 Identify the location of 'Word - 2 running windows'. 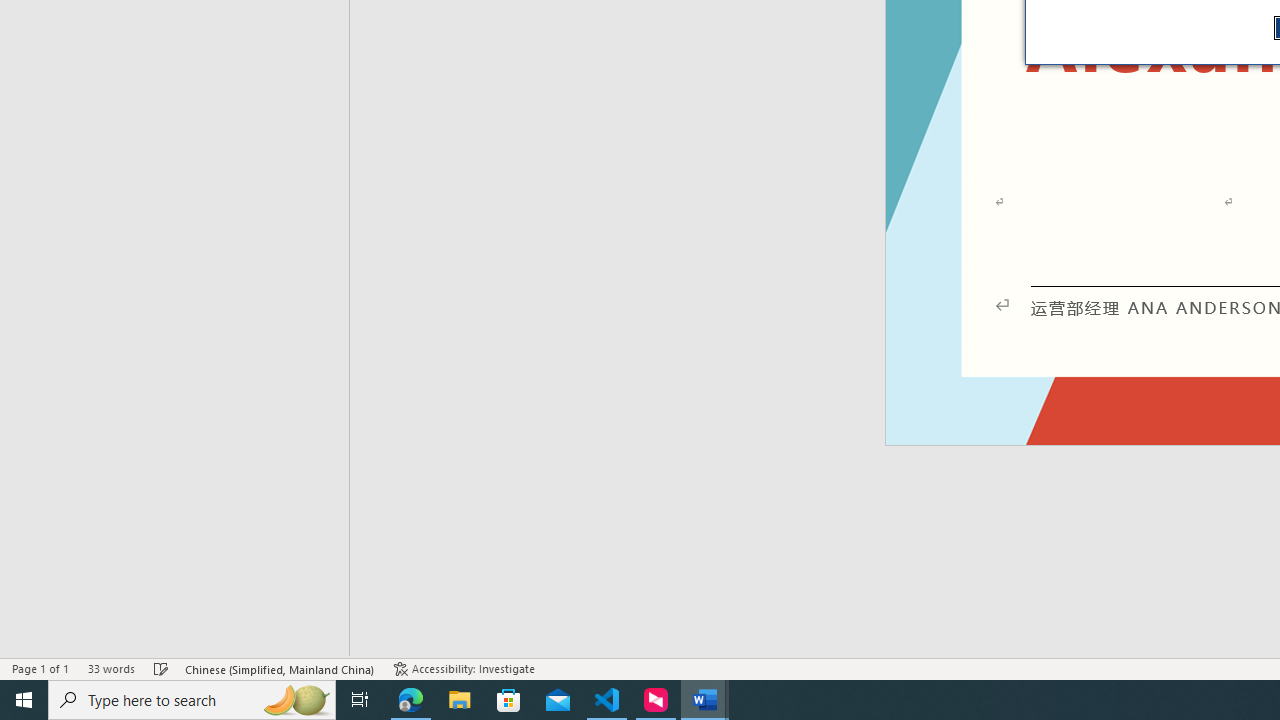
(705, 698).